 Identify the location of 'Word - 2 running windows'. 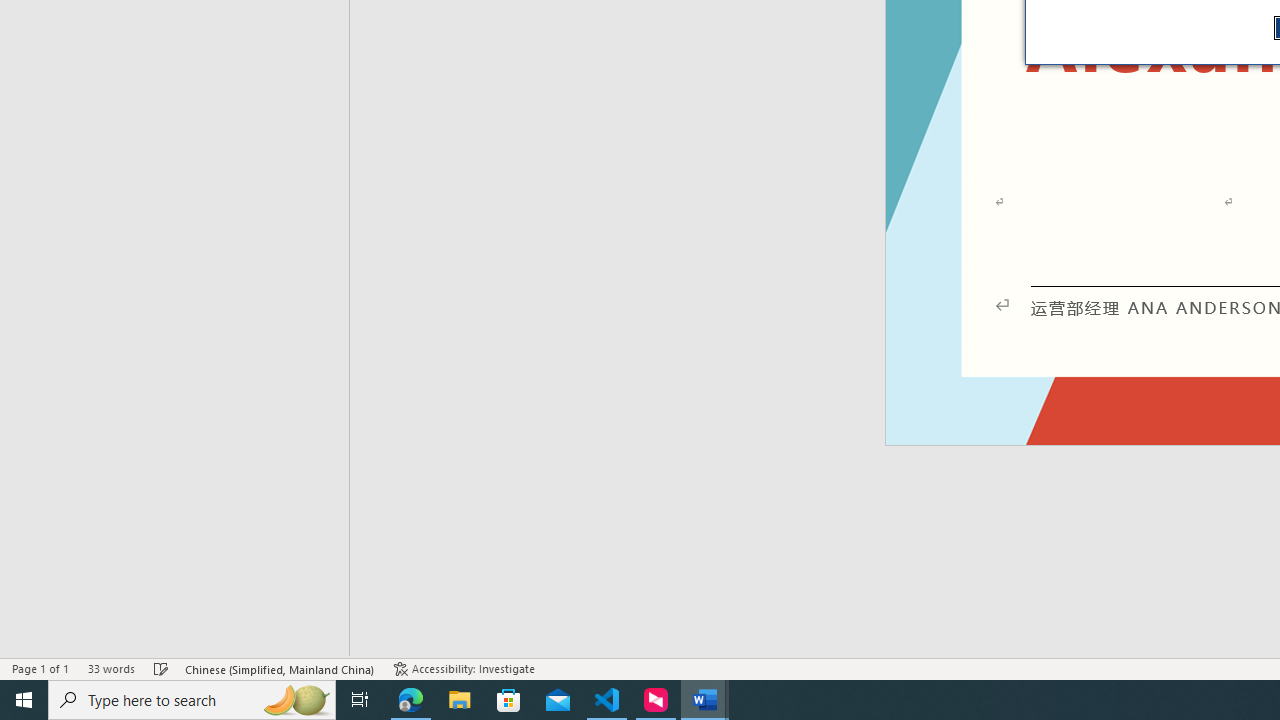
(705, 698).